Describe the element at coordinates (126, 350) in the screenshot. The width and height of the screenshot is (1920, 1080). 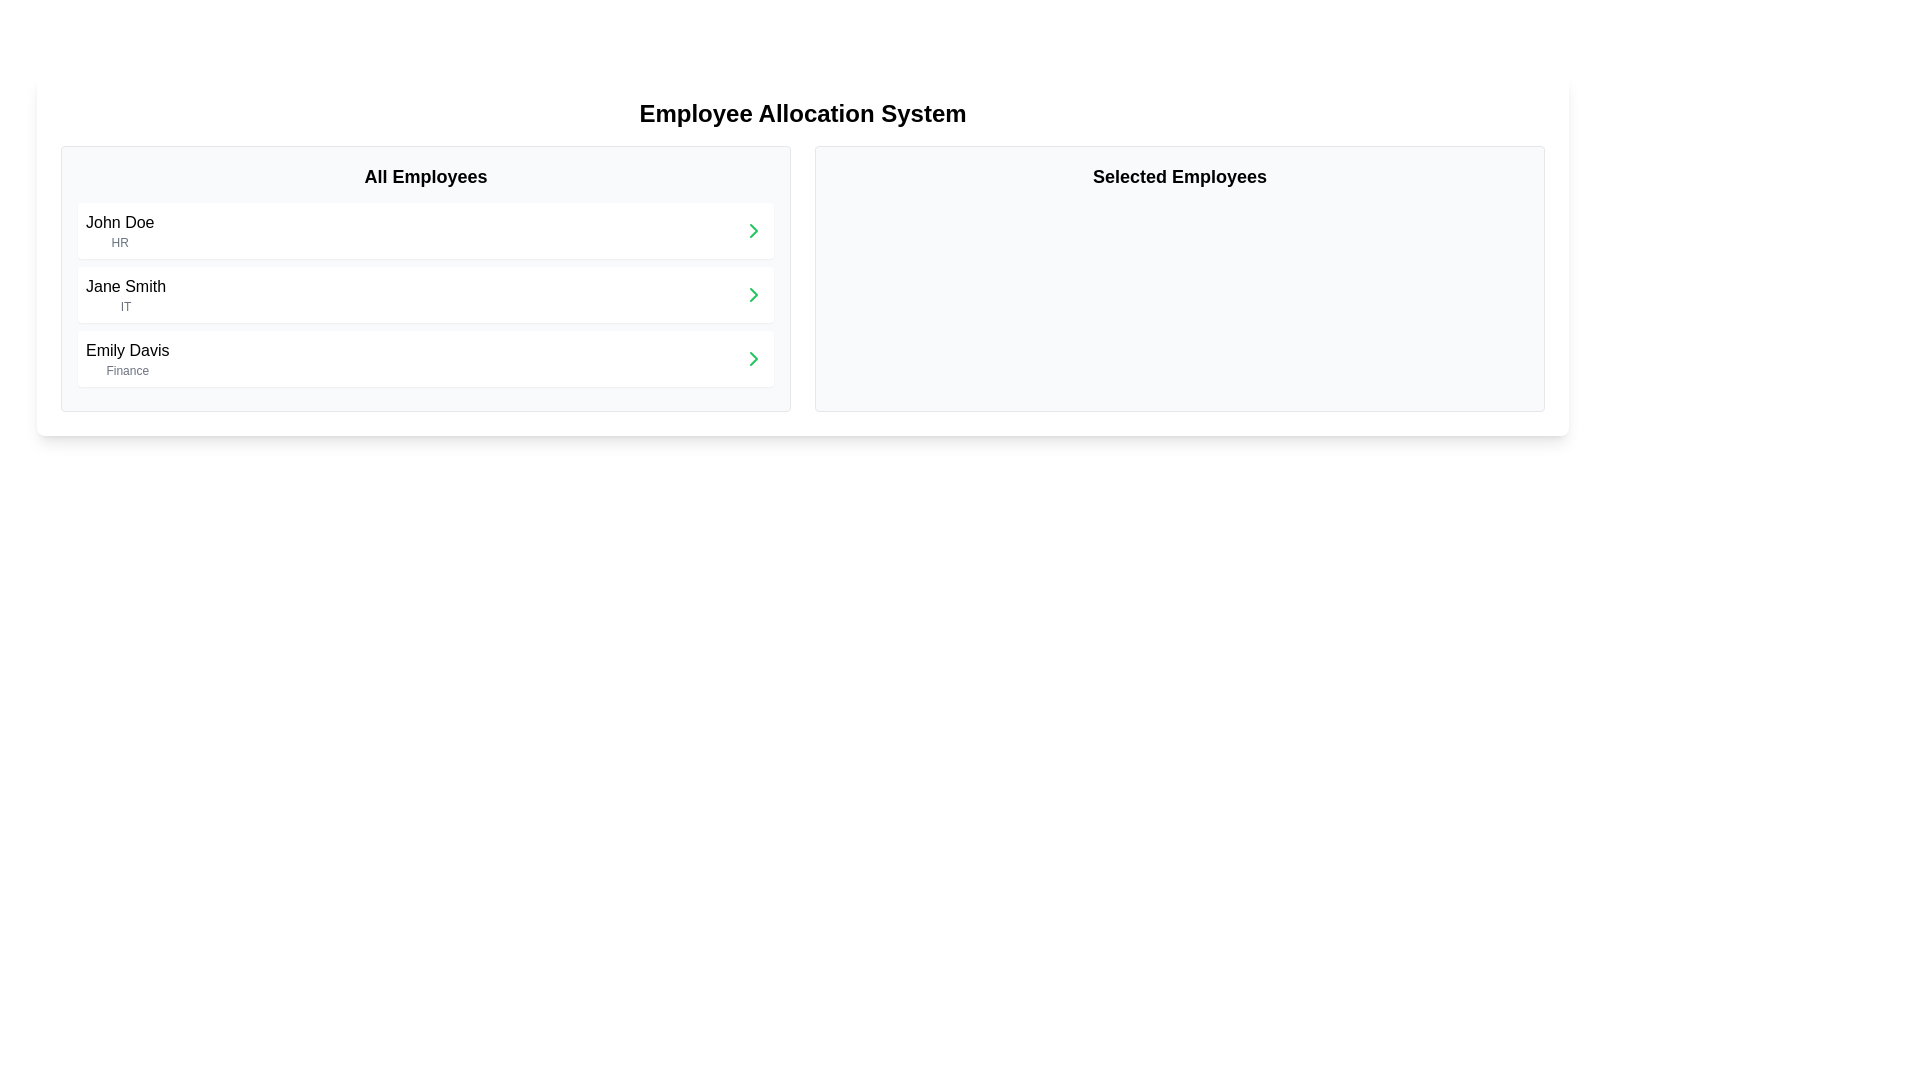
I see `the text label displaying 'Emily Davis', which is the top line of a two-line entry` at that location.